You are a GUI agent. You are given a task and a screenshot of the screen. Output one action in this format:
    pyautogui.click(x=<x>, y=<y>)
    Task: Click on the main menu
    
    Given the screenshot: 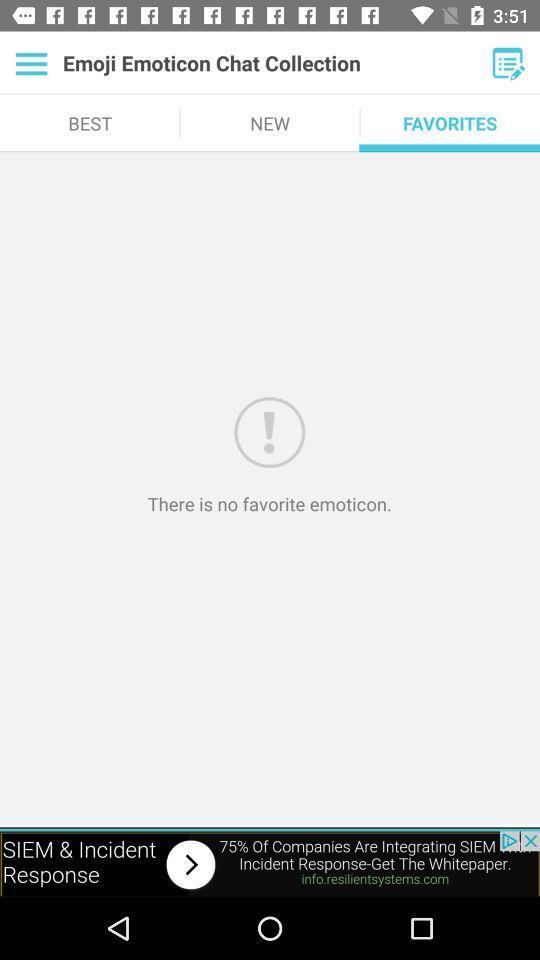 What is the action you would take?
    pyautogui.click(x=30, y=63)
    